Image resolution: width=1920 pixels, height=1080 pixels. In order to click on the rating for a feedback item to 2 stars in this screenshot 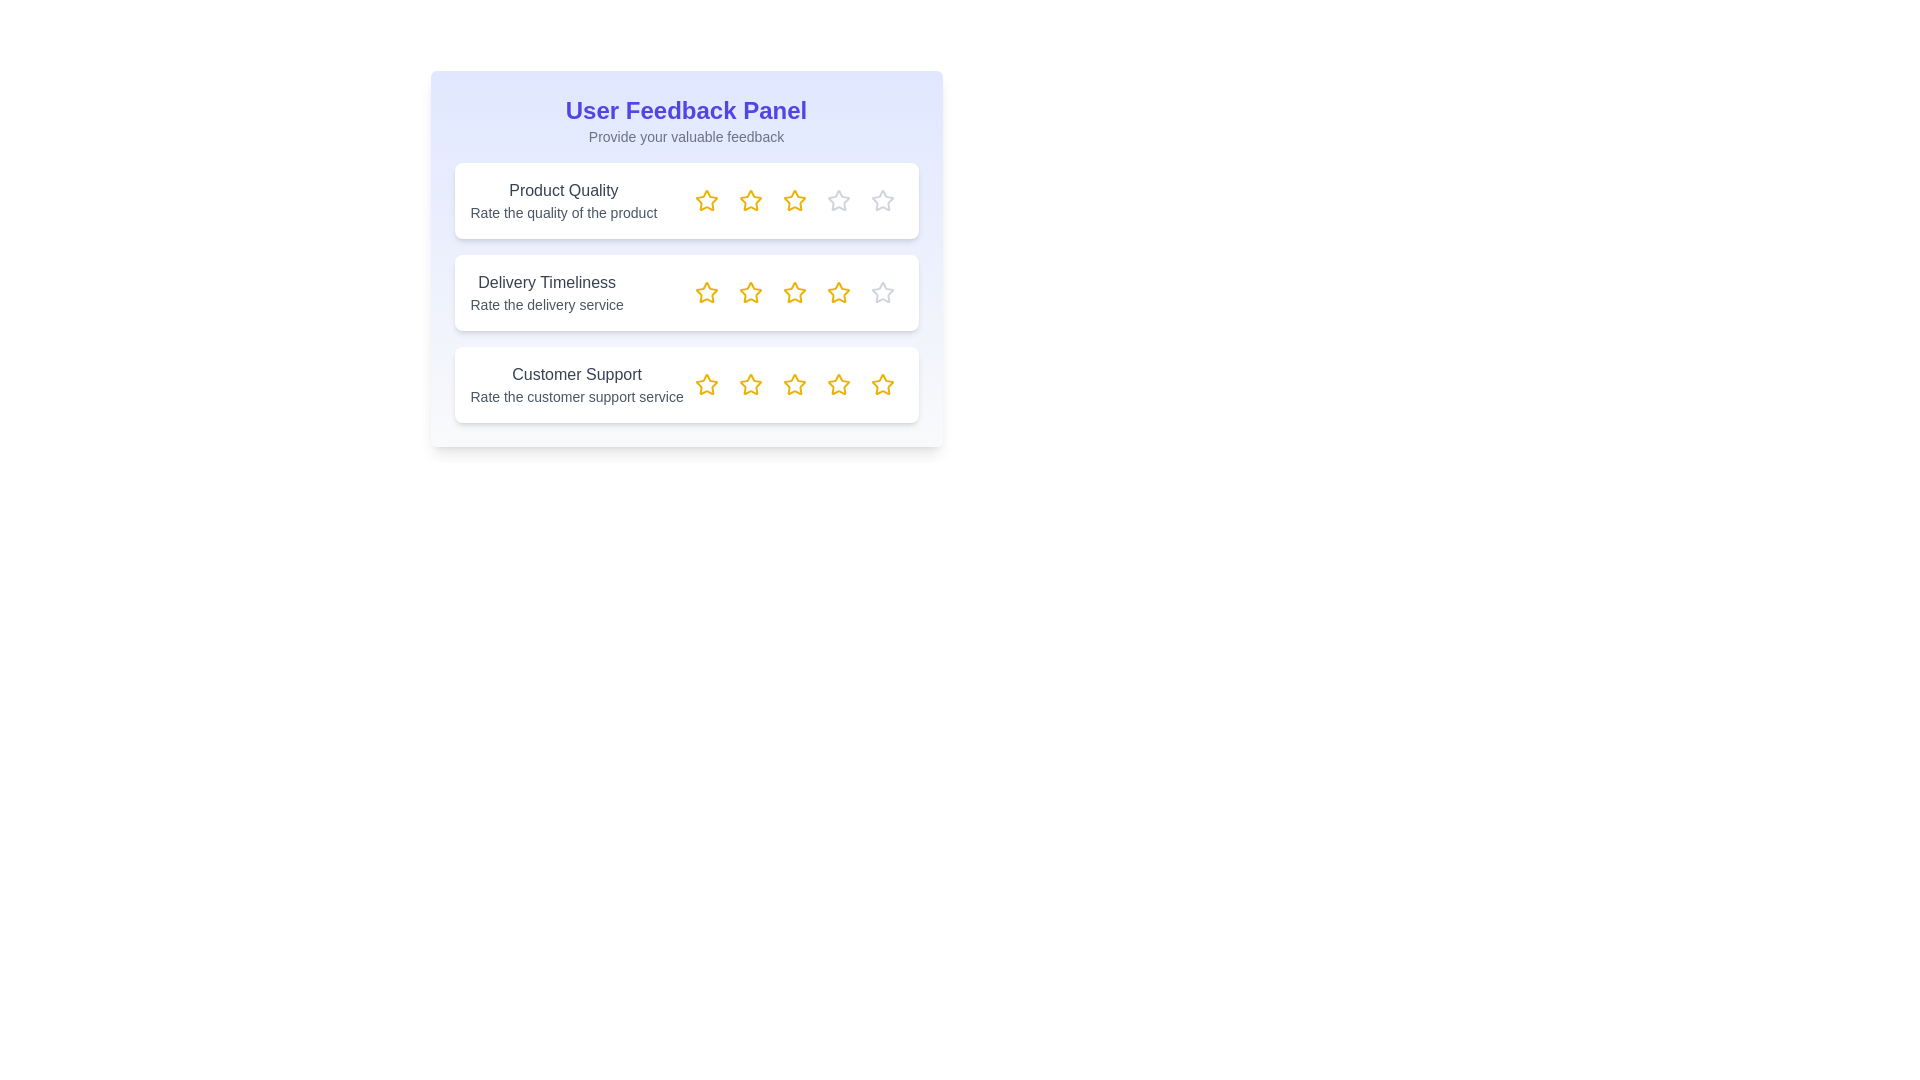, I will do `click(749, 200)`.